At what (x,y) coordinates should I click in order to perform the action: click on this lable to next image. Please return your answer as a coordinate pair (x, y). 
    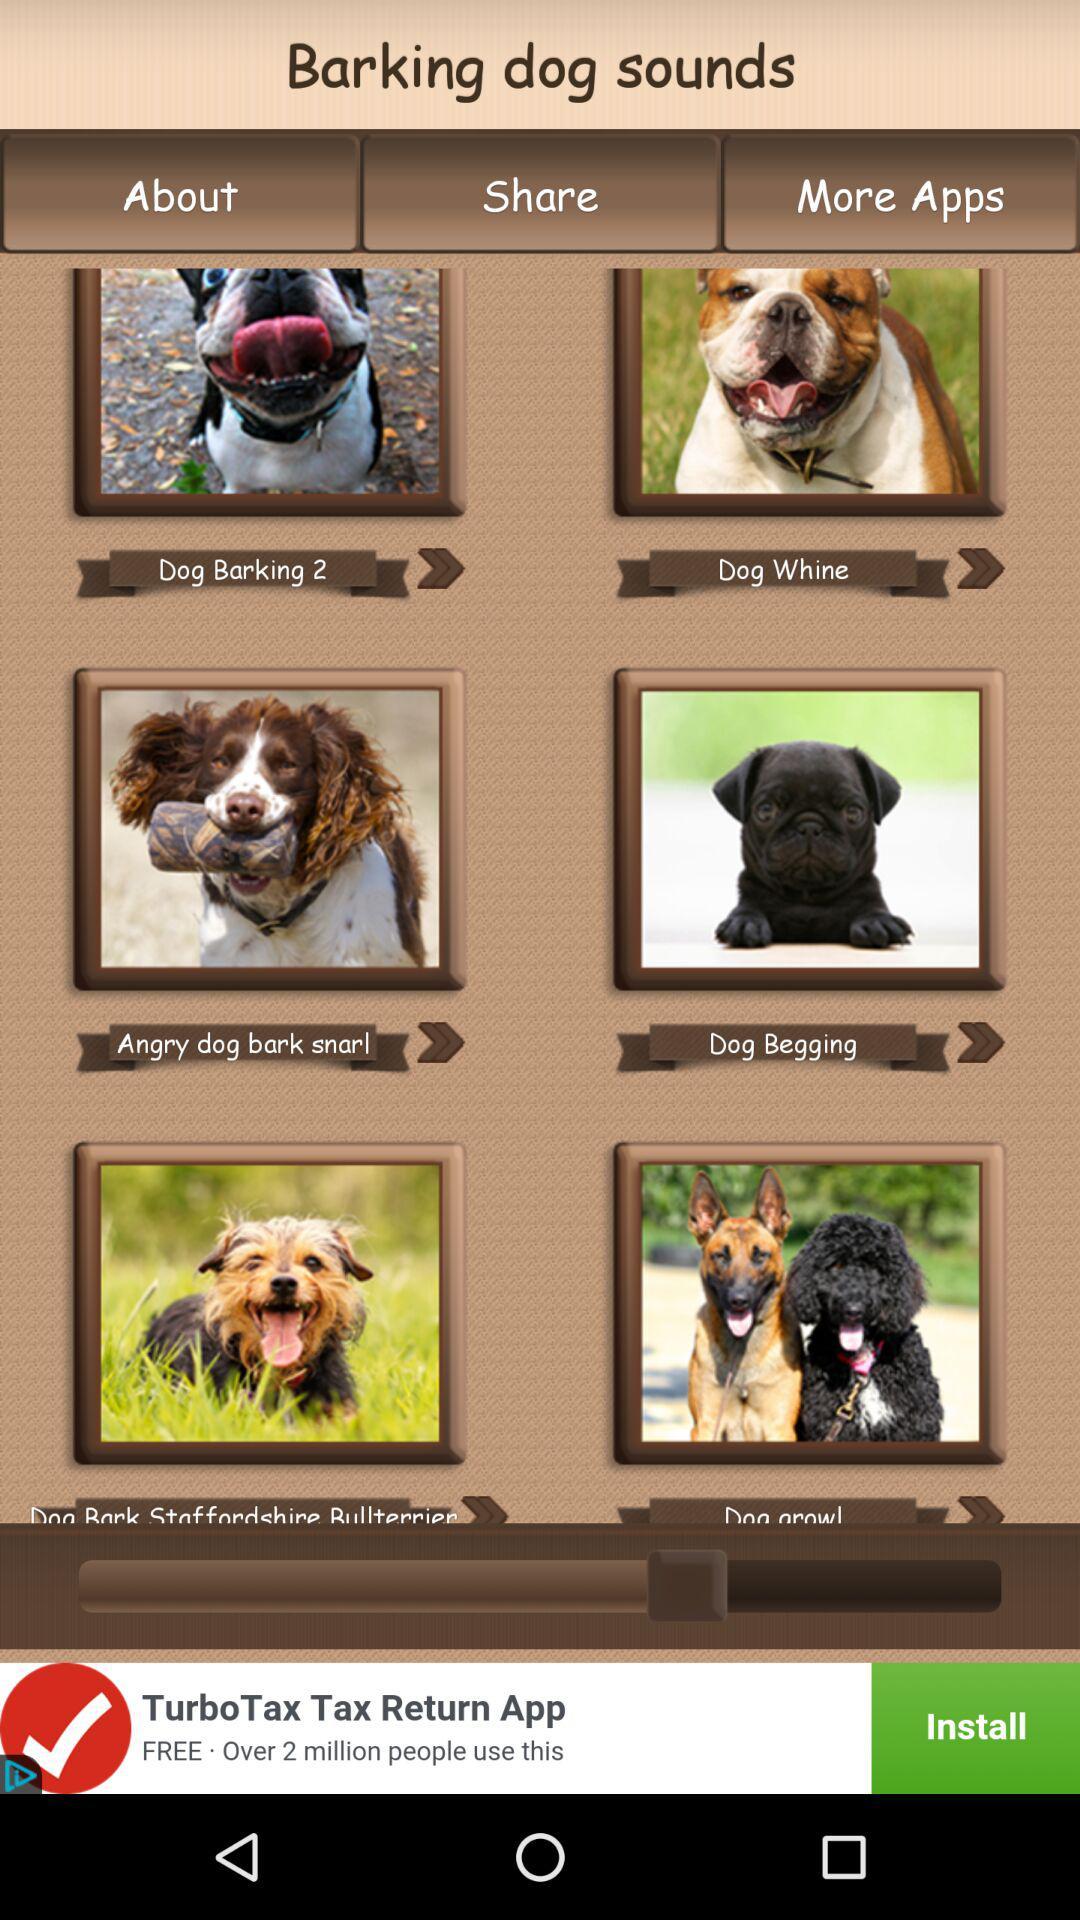
    Looking at the image, I should click on (439, 567).